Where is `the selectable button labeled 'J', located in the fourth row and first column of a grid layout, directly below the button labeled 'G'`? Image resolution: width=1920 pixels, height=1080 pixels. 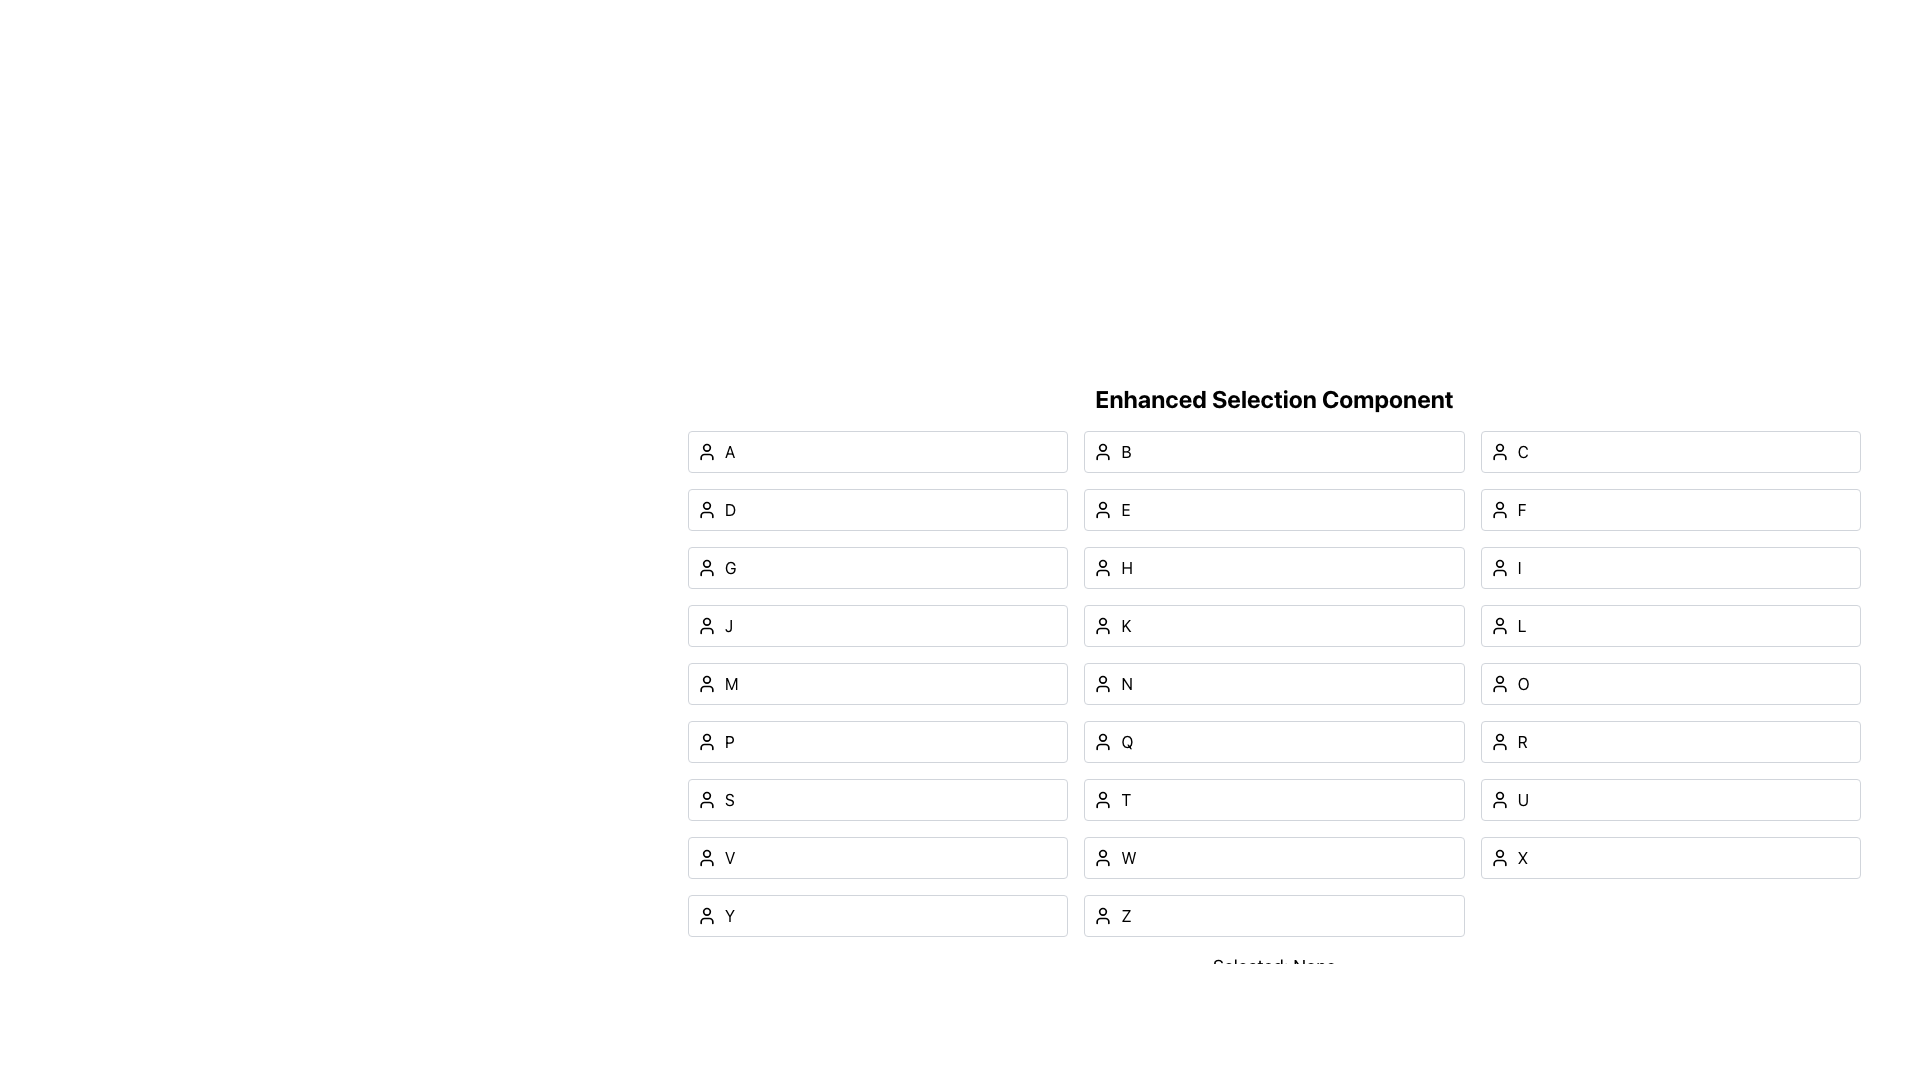
the selectable button labeled 'J', located in the fourth row and first column of a grid layout, directly below the button labeled 'G' is located at coordinates (878, 624).